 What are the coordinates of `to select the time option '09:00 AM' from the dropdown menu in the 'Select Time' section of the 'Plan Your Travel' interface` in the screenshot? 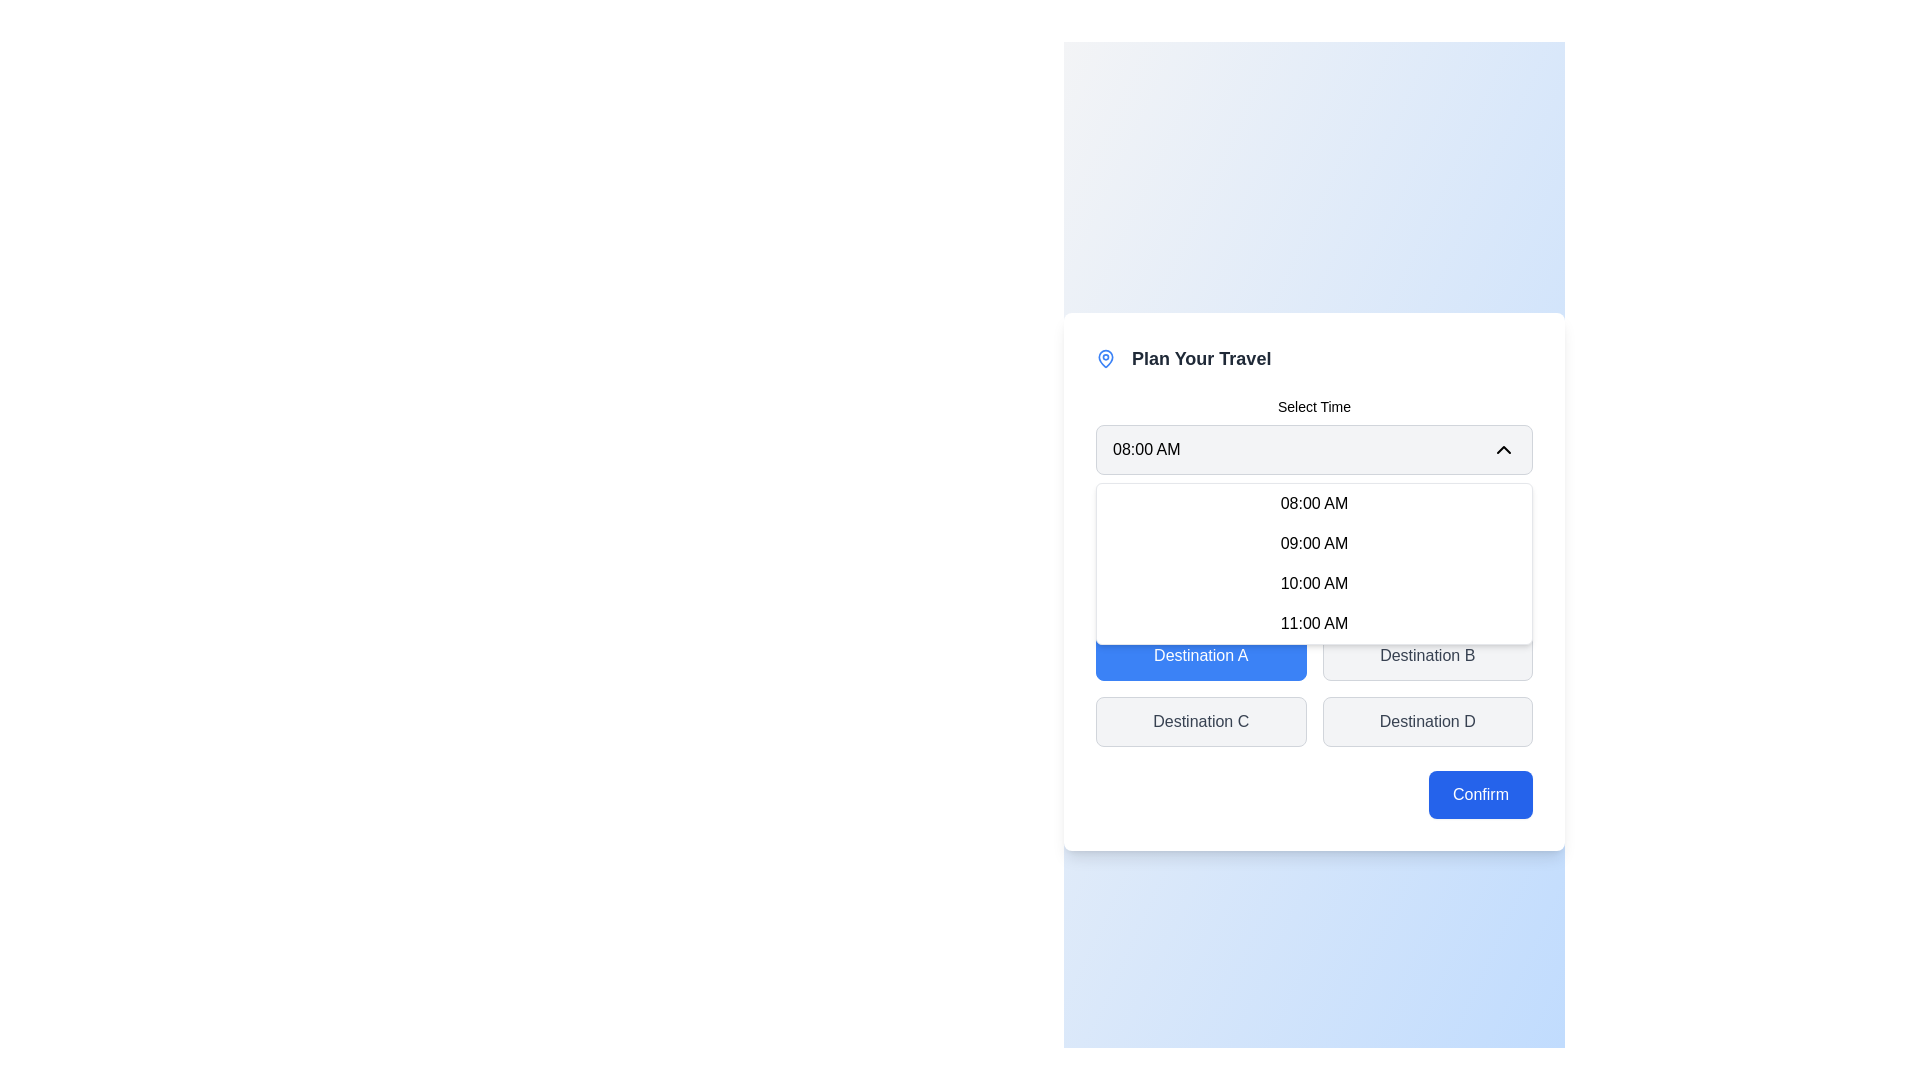 It's located at (1314, 538).